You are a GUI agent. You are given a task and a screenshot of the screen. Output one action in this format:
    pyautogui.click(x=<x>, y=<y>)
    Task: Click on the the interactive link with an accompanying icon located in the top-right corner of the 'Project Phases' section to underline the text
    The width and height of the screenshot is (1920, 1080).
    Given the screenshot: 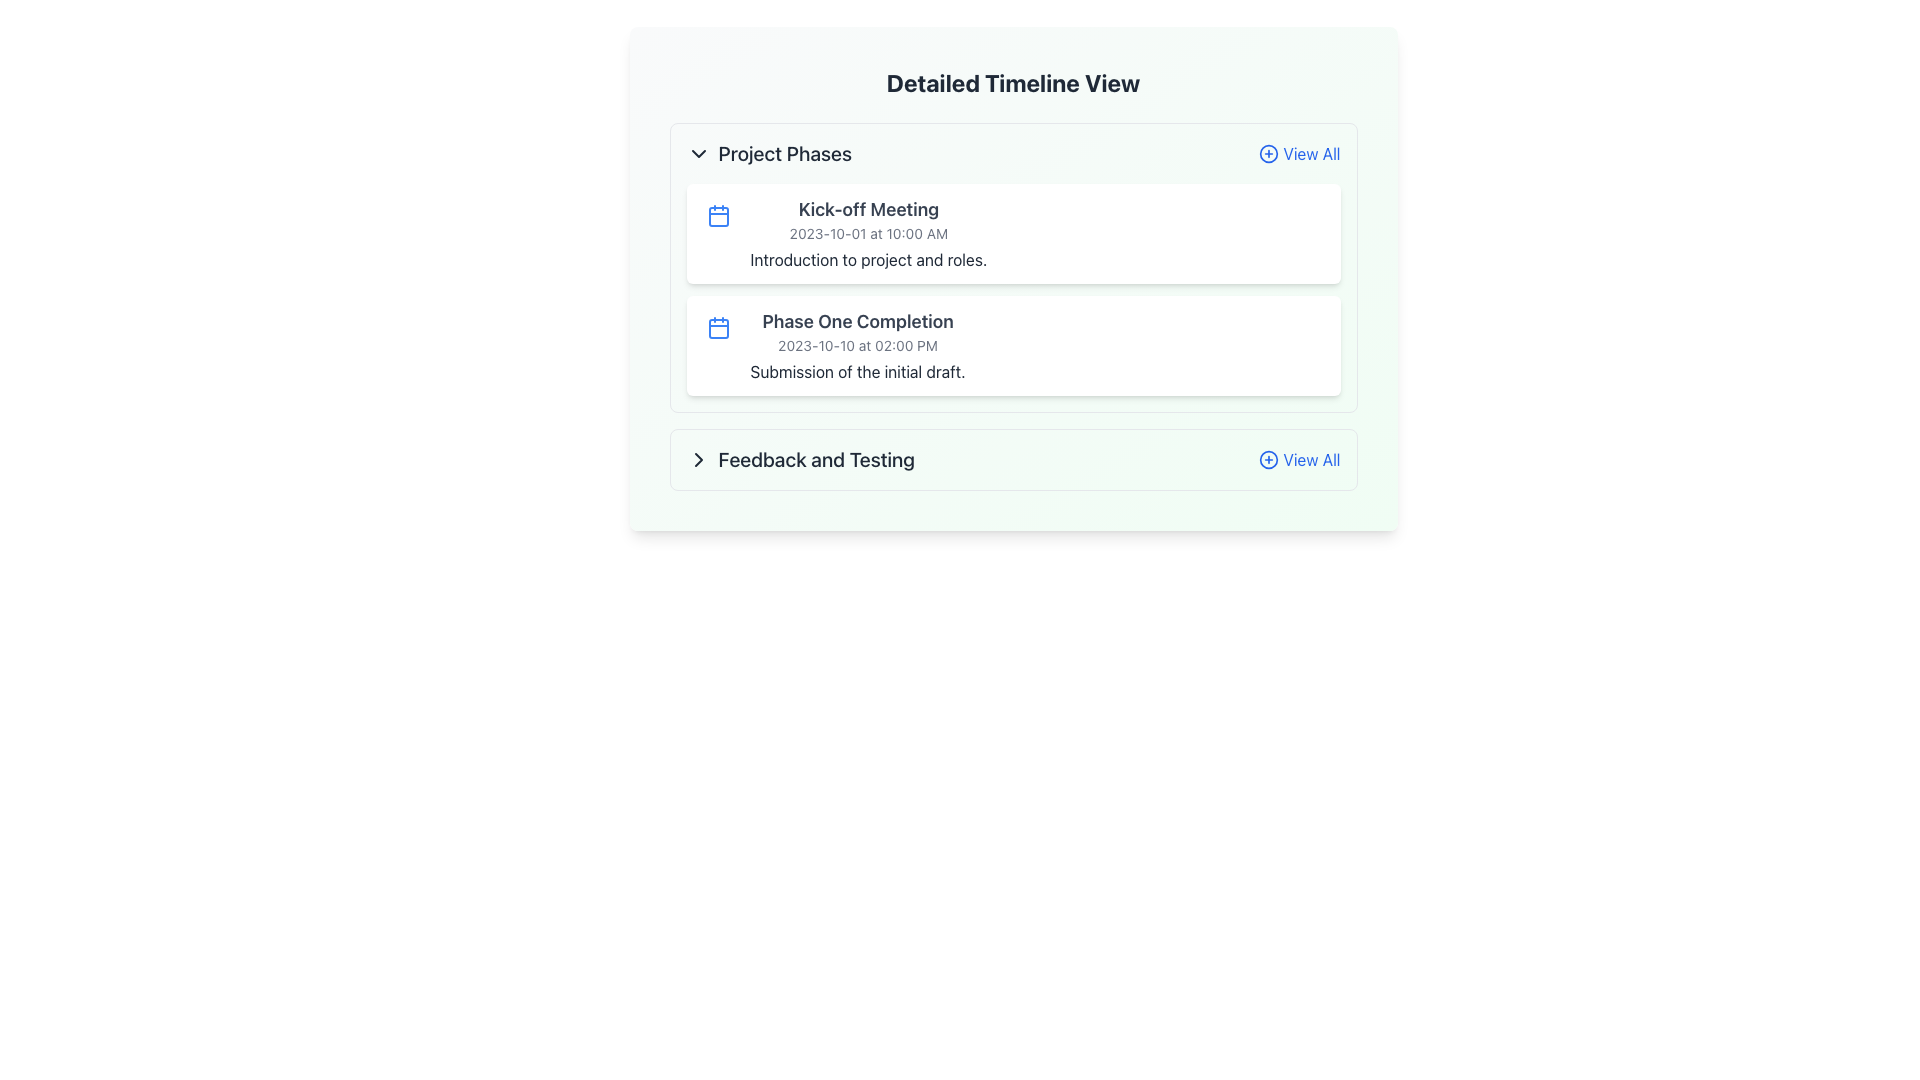 What is the action you would take?
    pyautogui.click(x=1299, y=153)
    